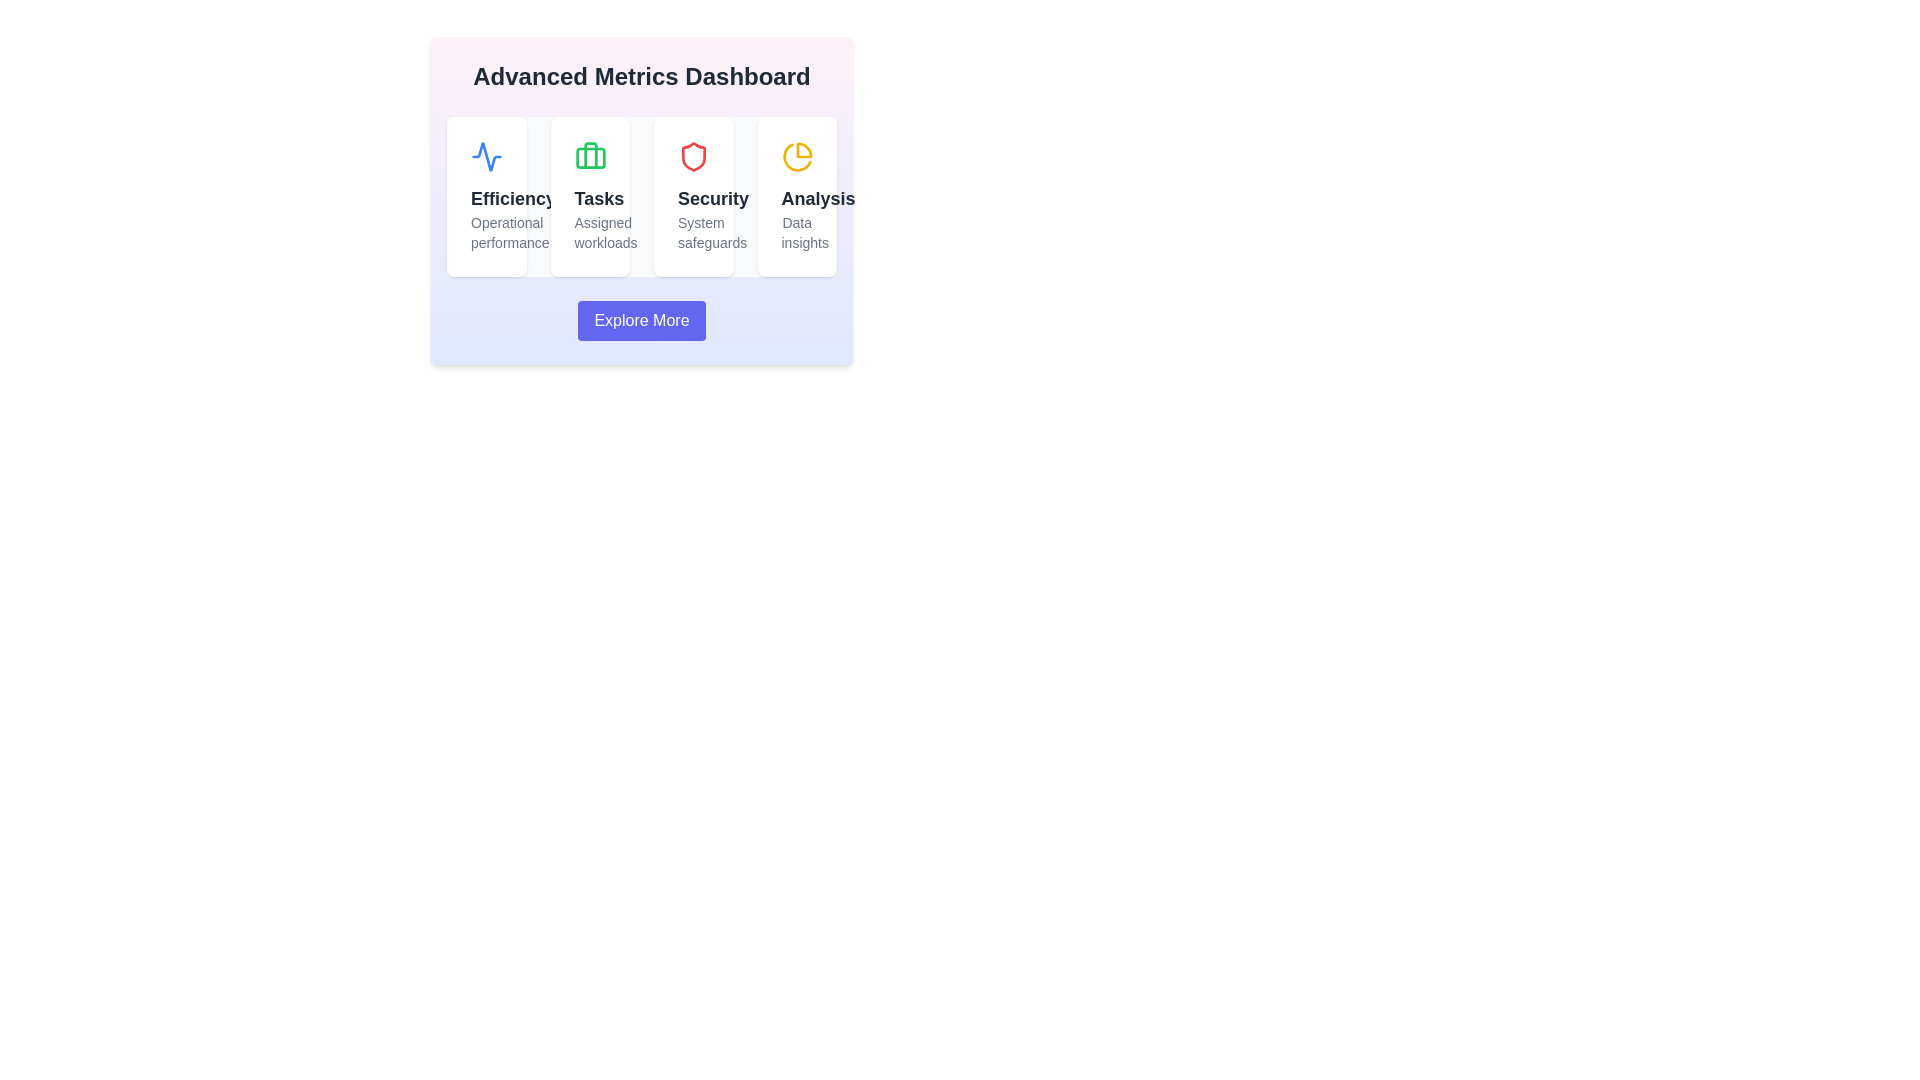 This screenshot has height=1080, width=1920. Describe the element at coordinates (589, 231) in the screenshot. I see `the 'Assigned workloads' text label, which is the second caption within the 'Tasks' card, positioned below the 'Tasks' header in the 'Advanced Metrics Dashboard'` at that location.